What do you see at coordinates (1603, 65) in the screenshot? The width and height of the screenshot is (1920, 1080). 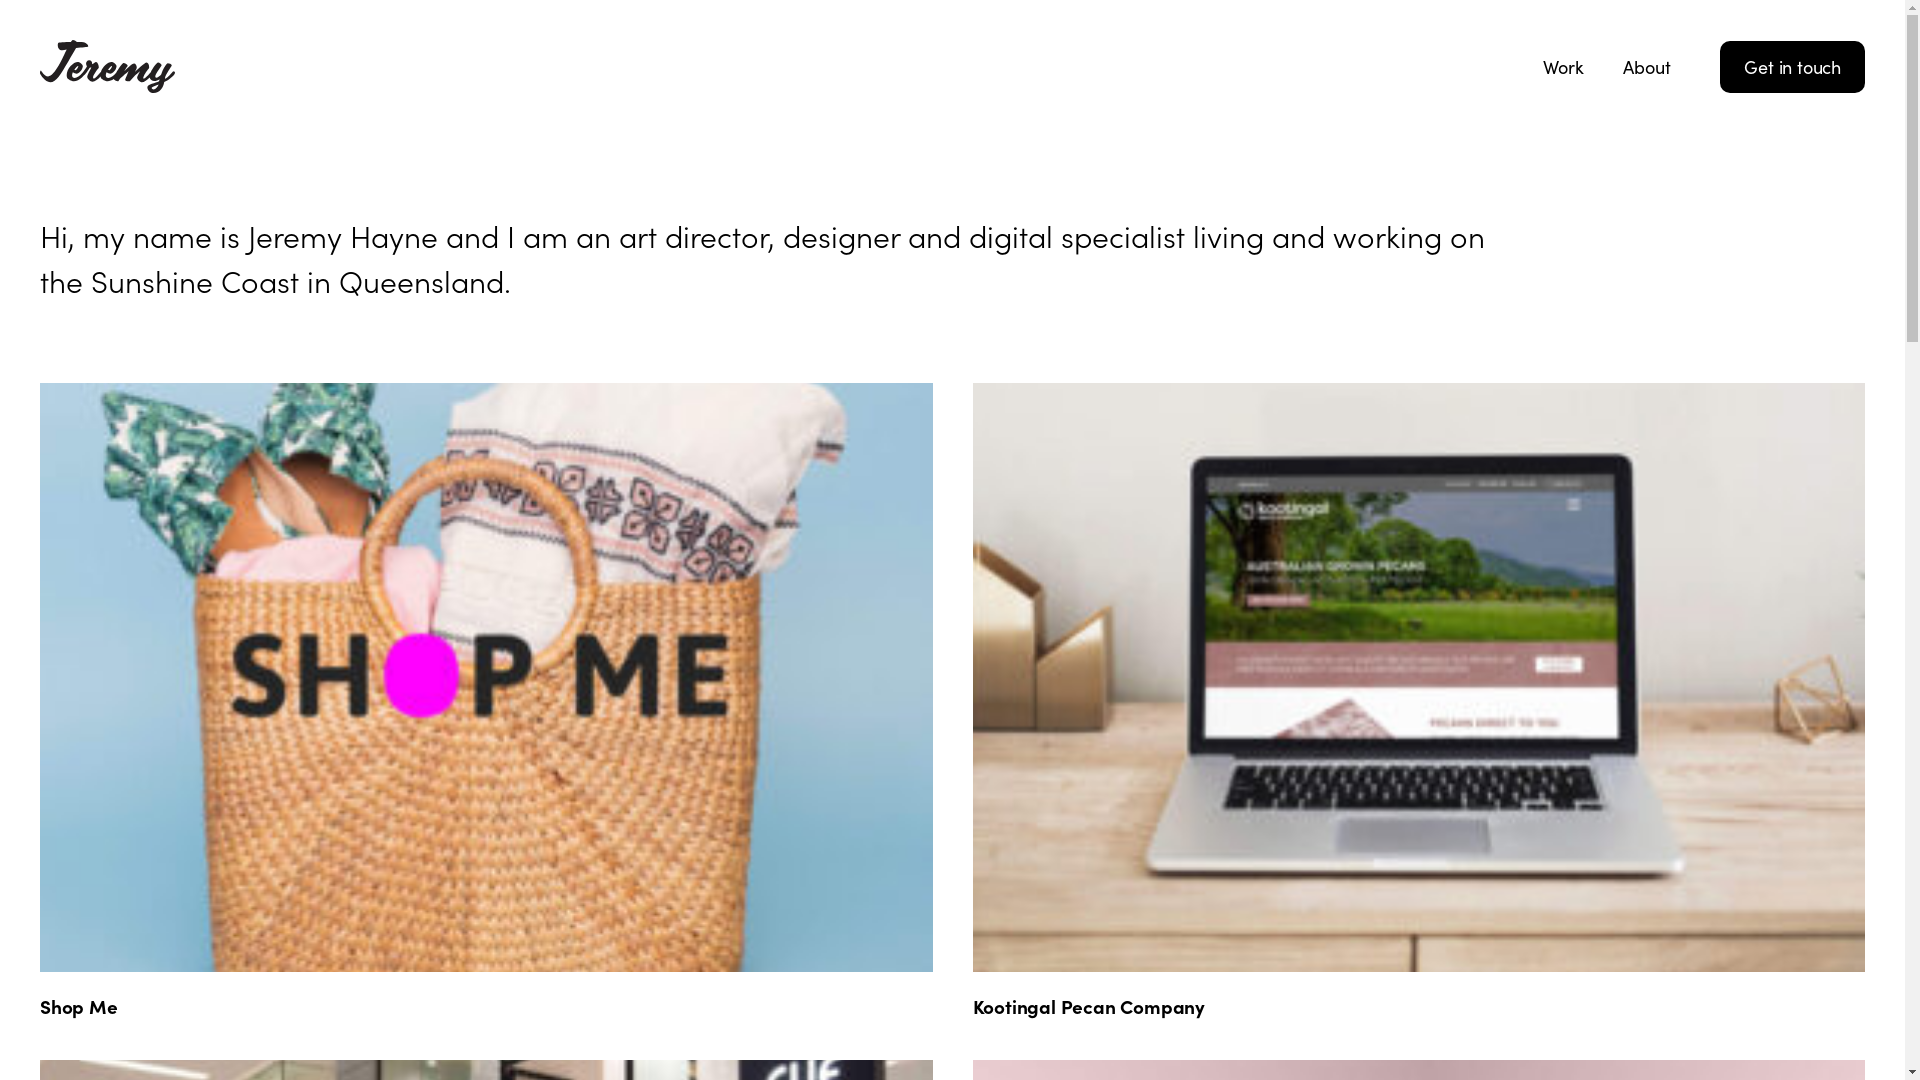 I see `'About'` at bounding box center [1603, 65].